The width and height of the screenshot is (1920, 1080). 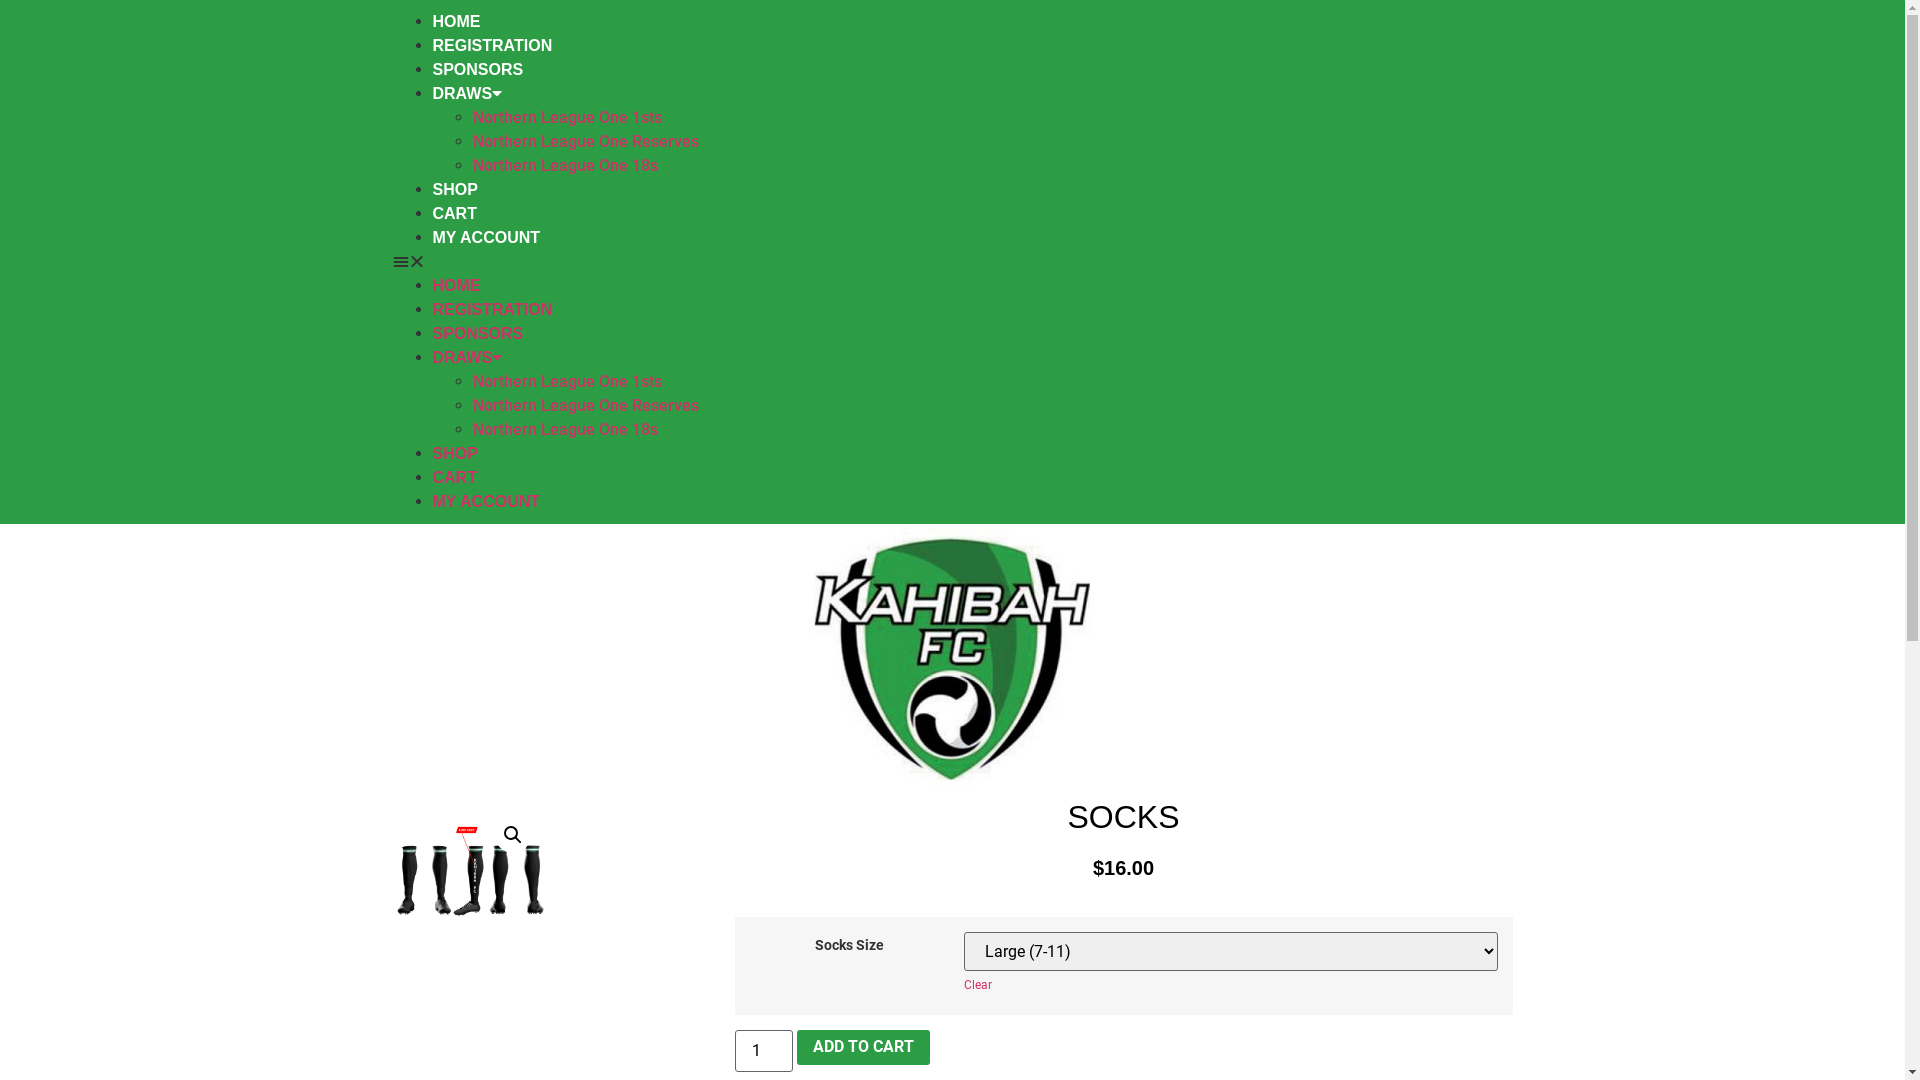 I want to click on 'HOME', so click(x=431, y=21).